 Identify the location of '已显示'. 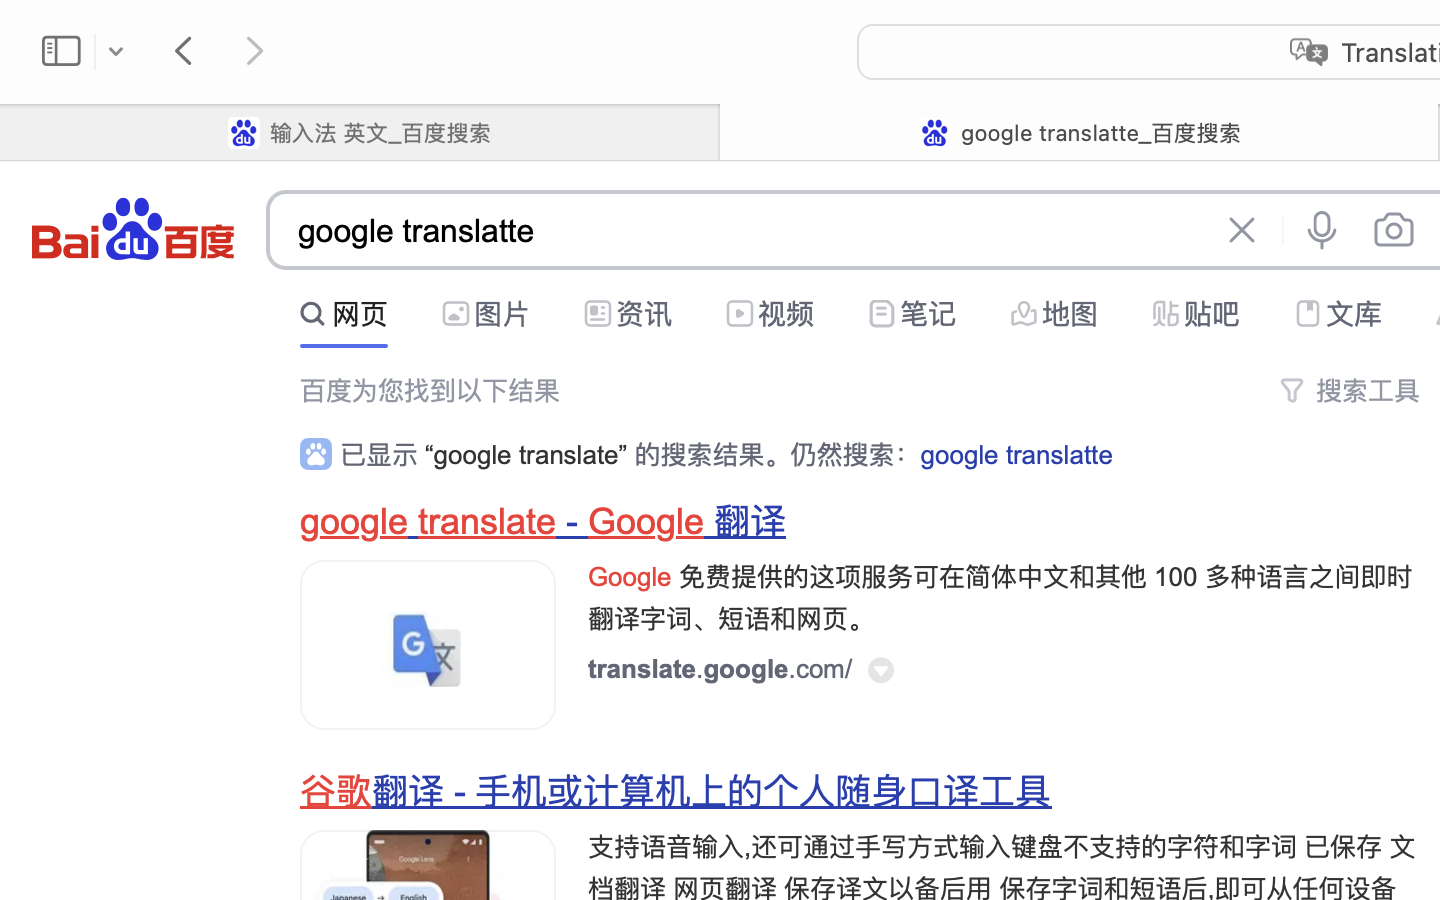
(382, 454).